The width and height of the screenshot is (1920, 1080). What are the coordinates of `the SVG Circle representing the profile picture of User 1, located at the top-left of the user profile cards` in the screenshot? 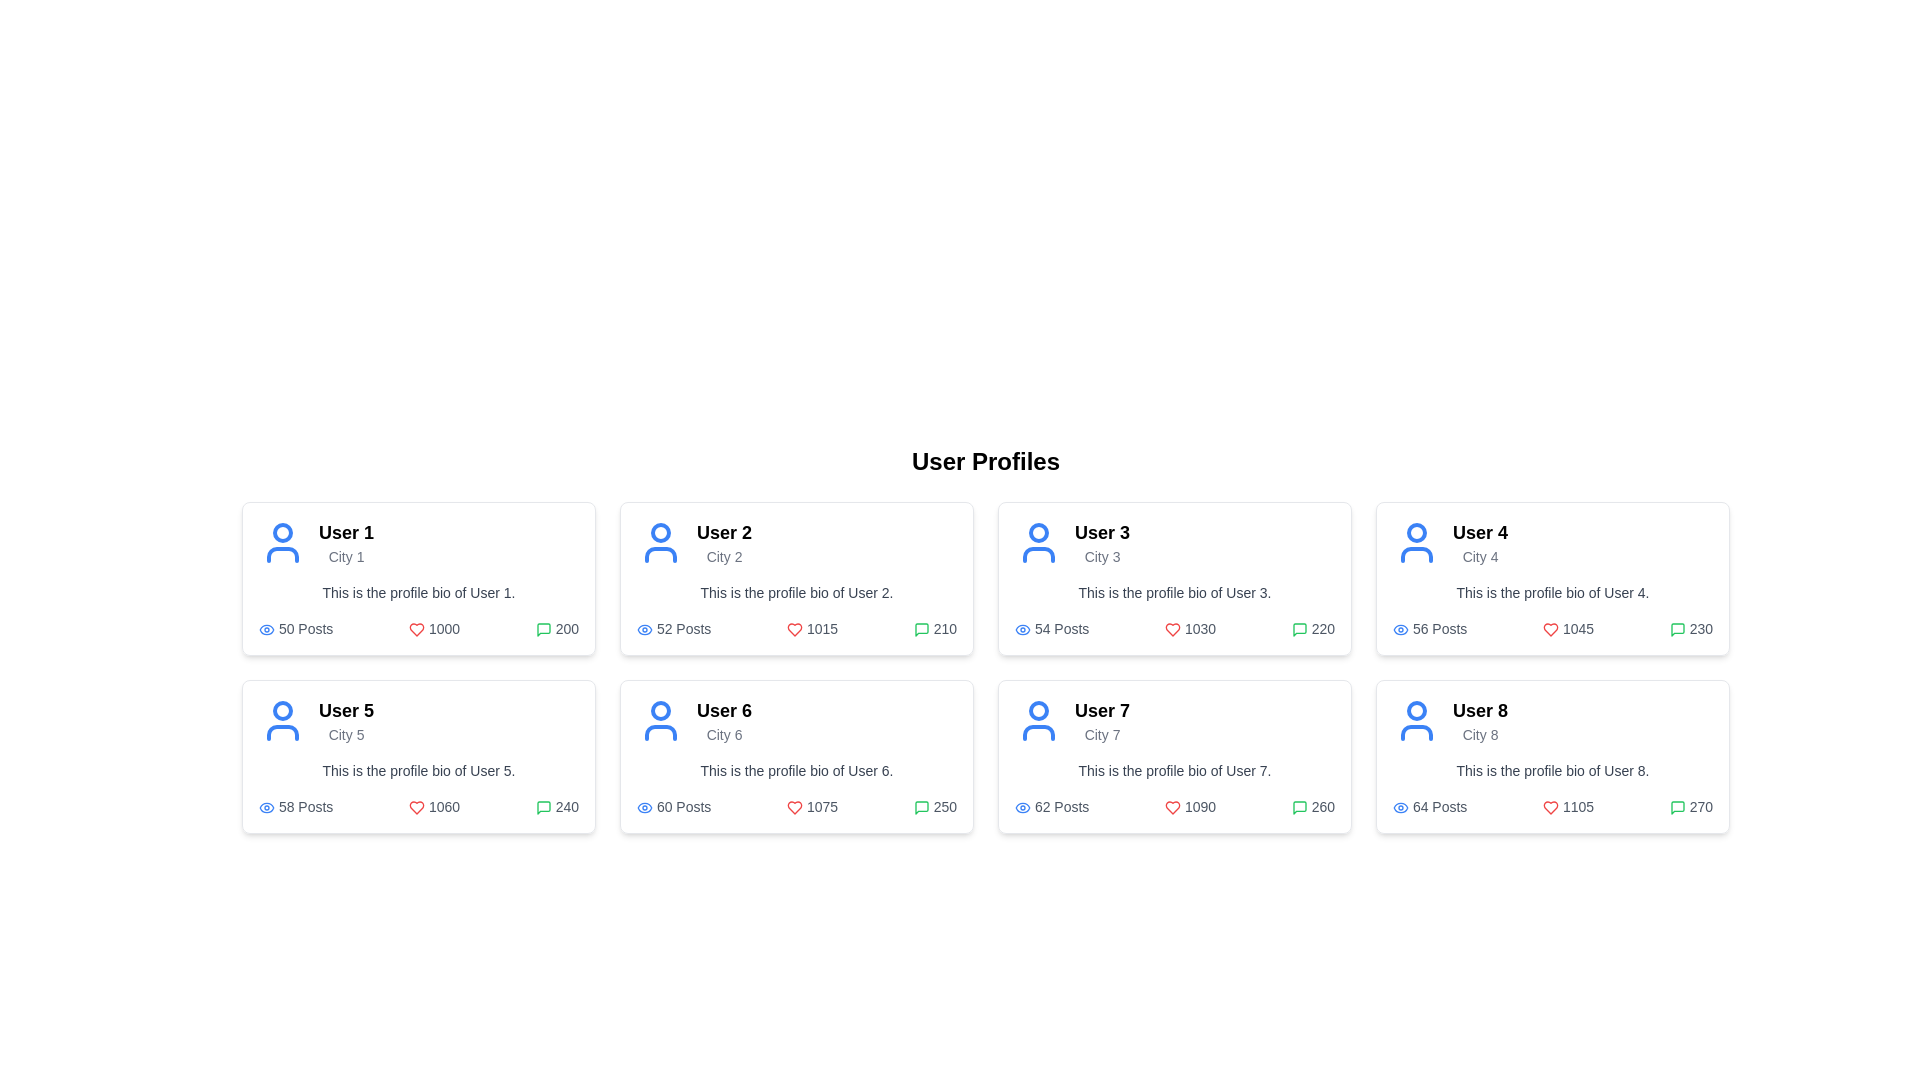 It's located at (282, 531).